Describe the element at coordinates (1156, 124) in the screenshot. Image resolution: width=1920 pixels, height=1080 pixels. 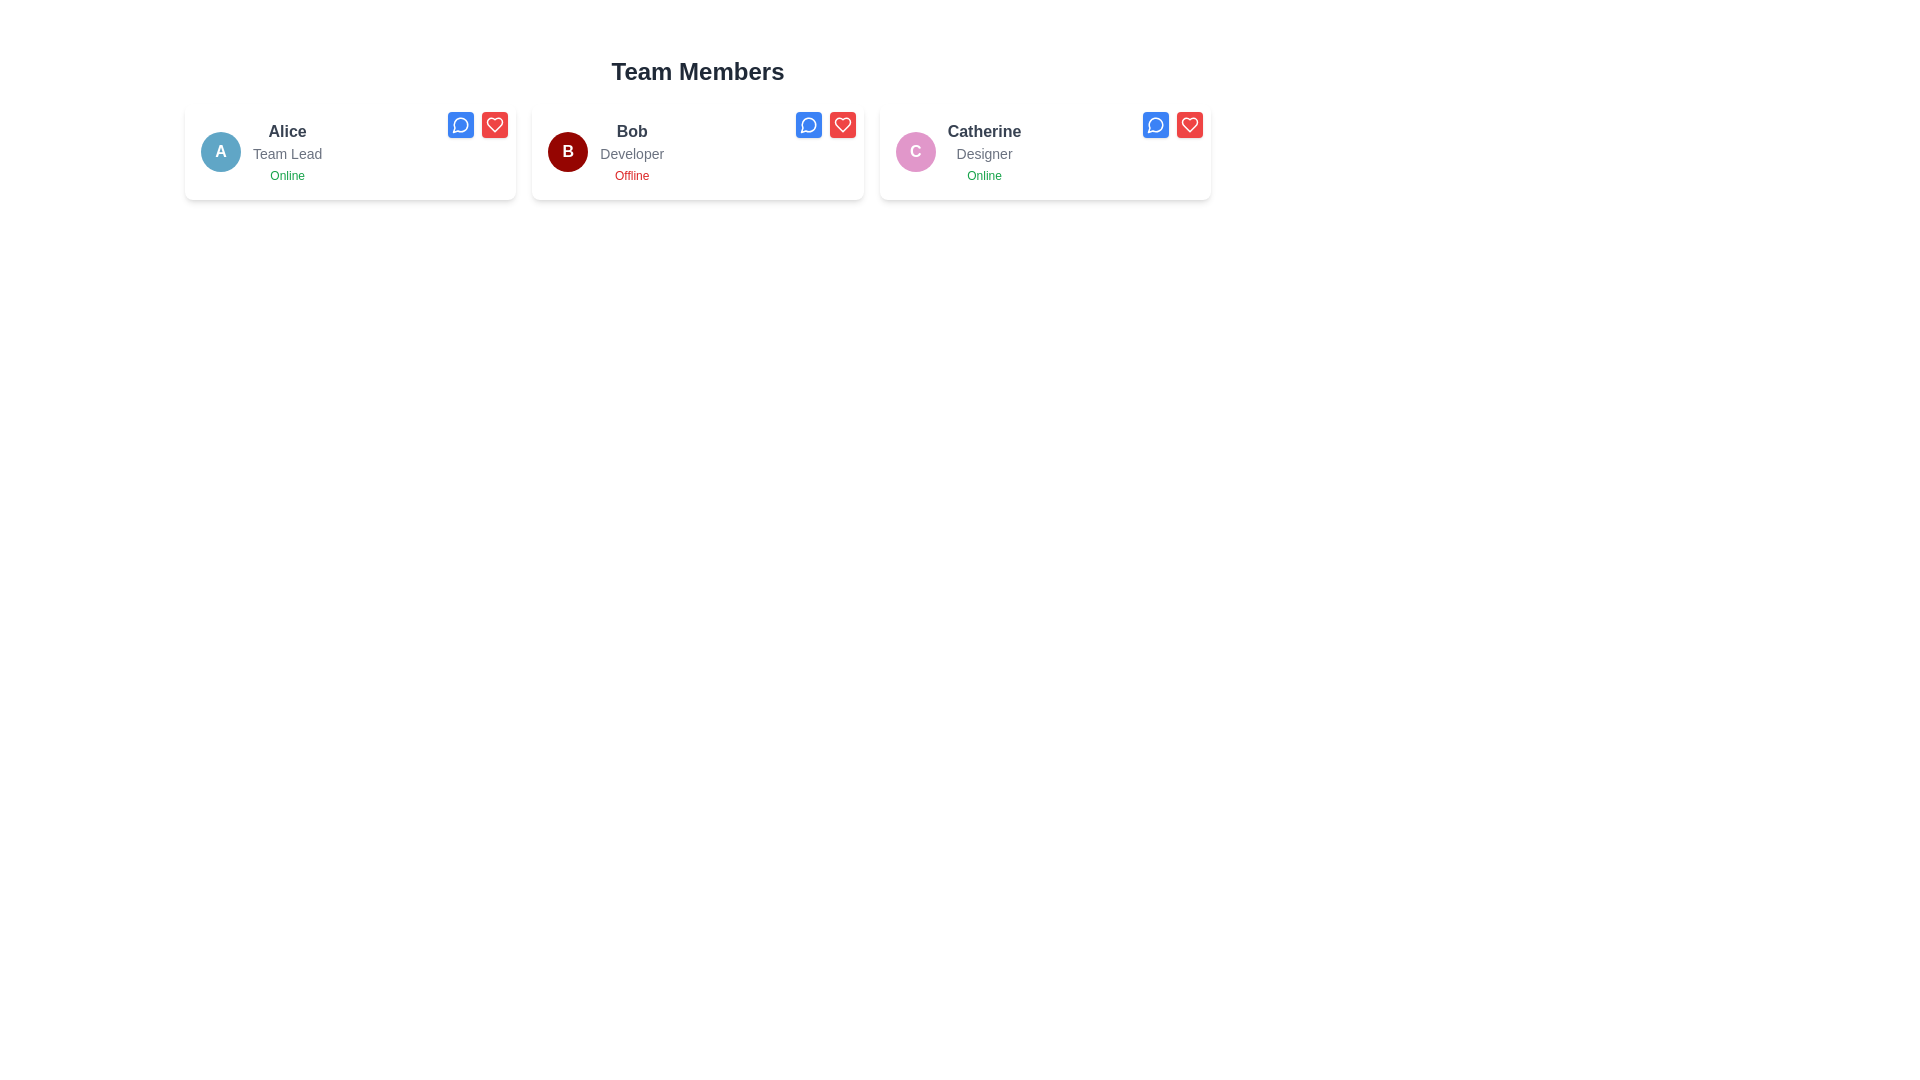
I see `the chat button located in the top-right corner of Catherine's information card to initiate a chat` at that location.